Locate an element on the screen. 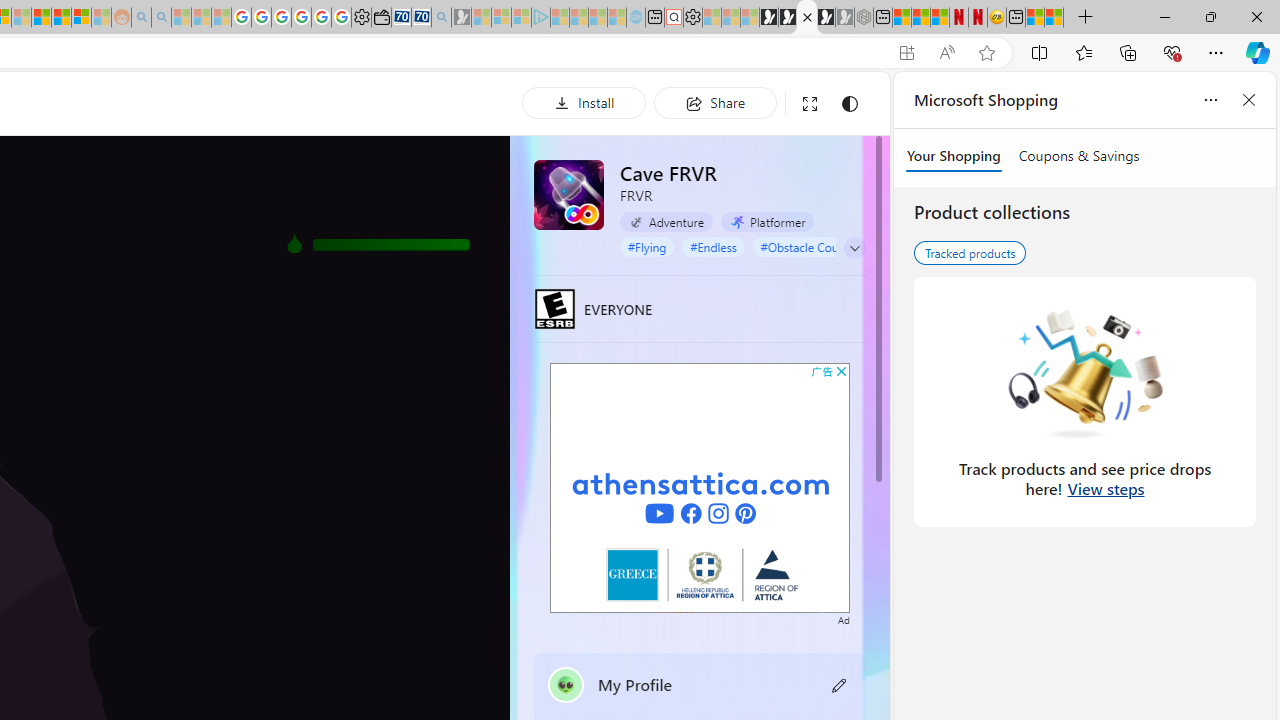 Image resolution: width=1280 pixels, height=720 pixels. 'Adventure' is located at coordinates (666, 221).